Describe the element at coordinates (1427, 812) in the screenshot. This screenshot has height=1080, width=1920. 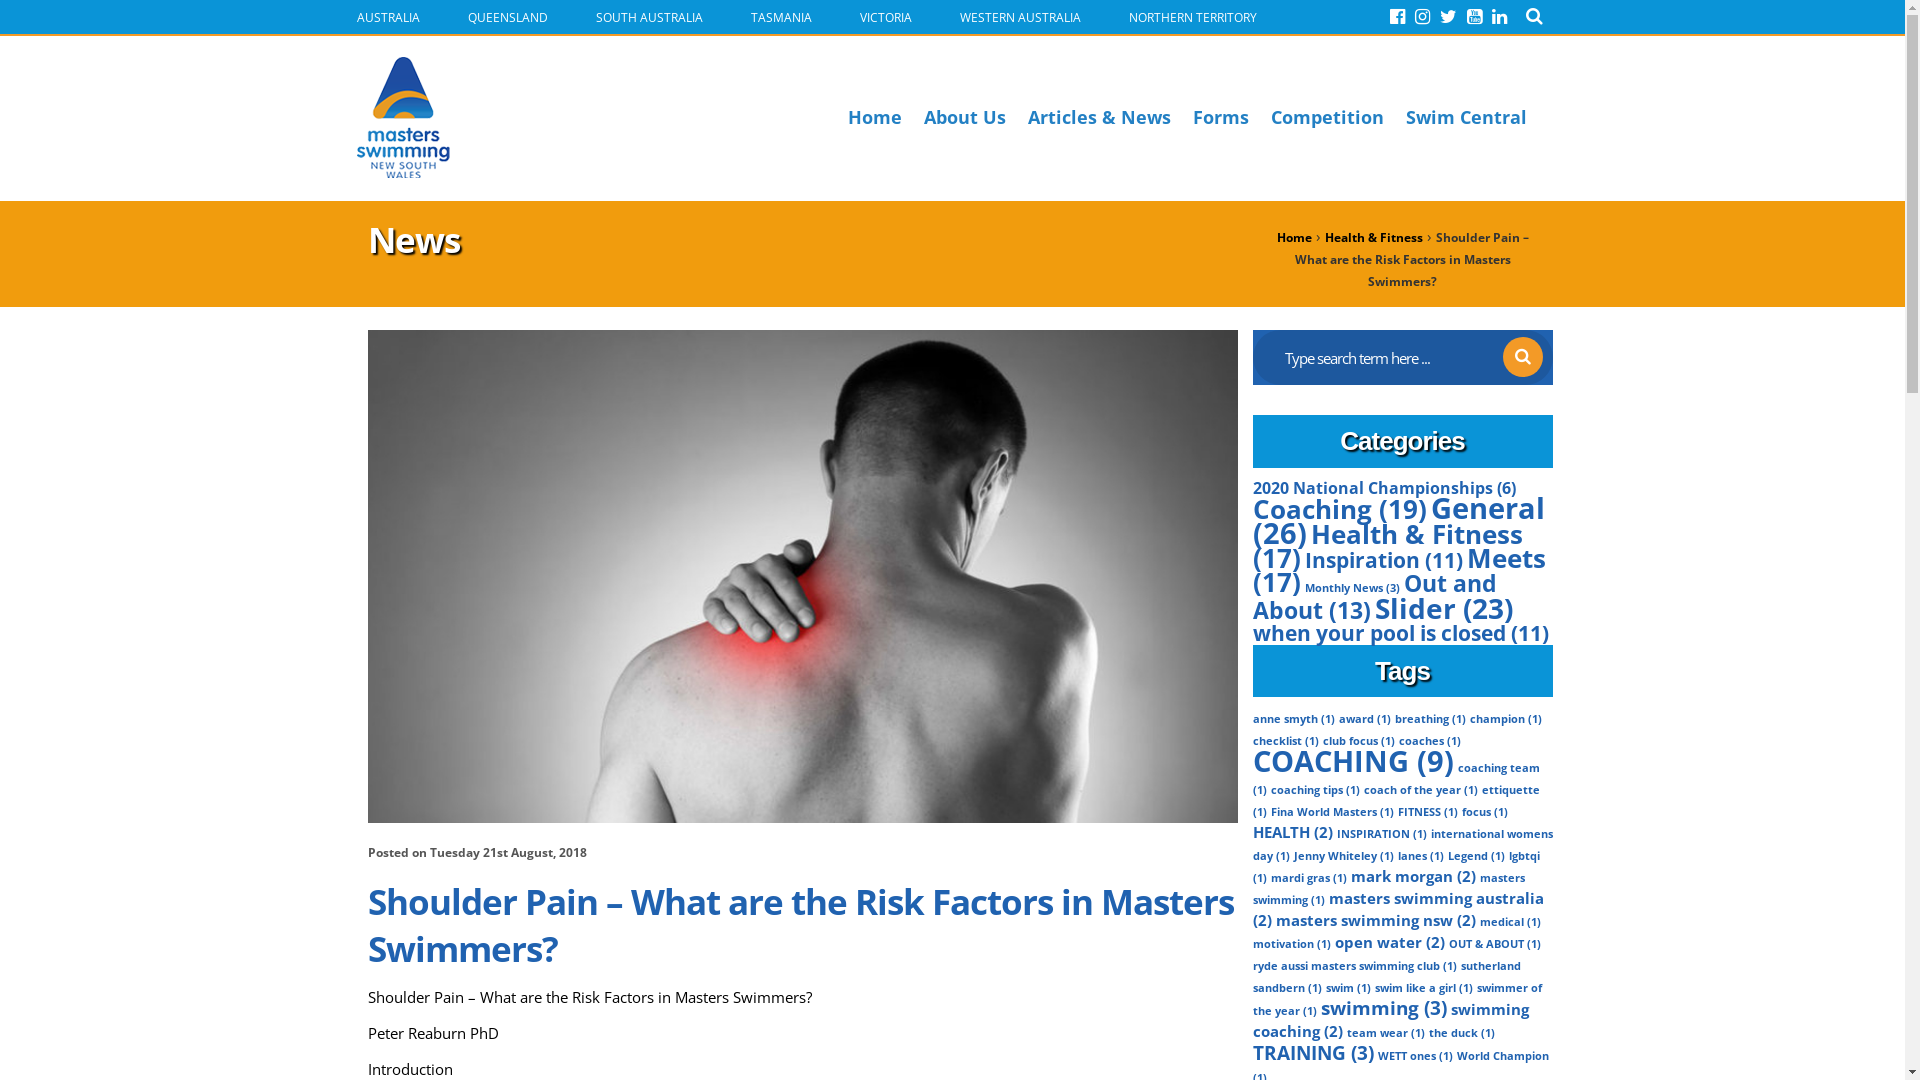
I see `'FITNESS (1)'` at that location.